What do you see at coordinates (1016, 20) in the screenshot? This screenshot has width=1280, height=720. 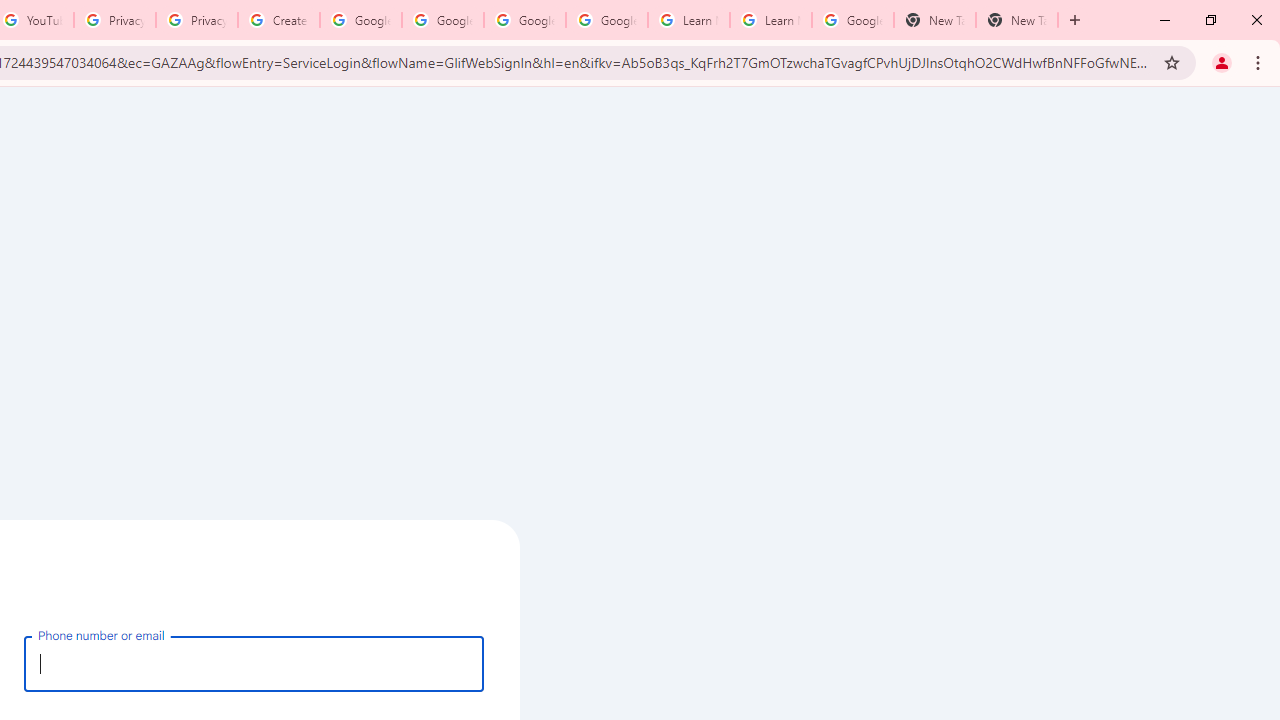 I see `'New Tab'` at bounding box center [1016, 20].